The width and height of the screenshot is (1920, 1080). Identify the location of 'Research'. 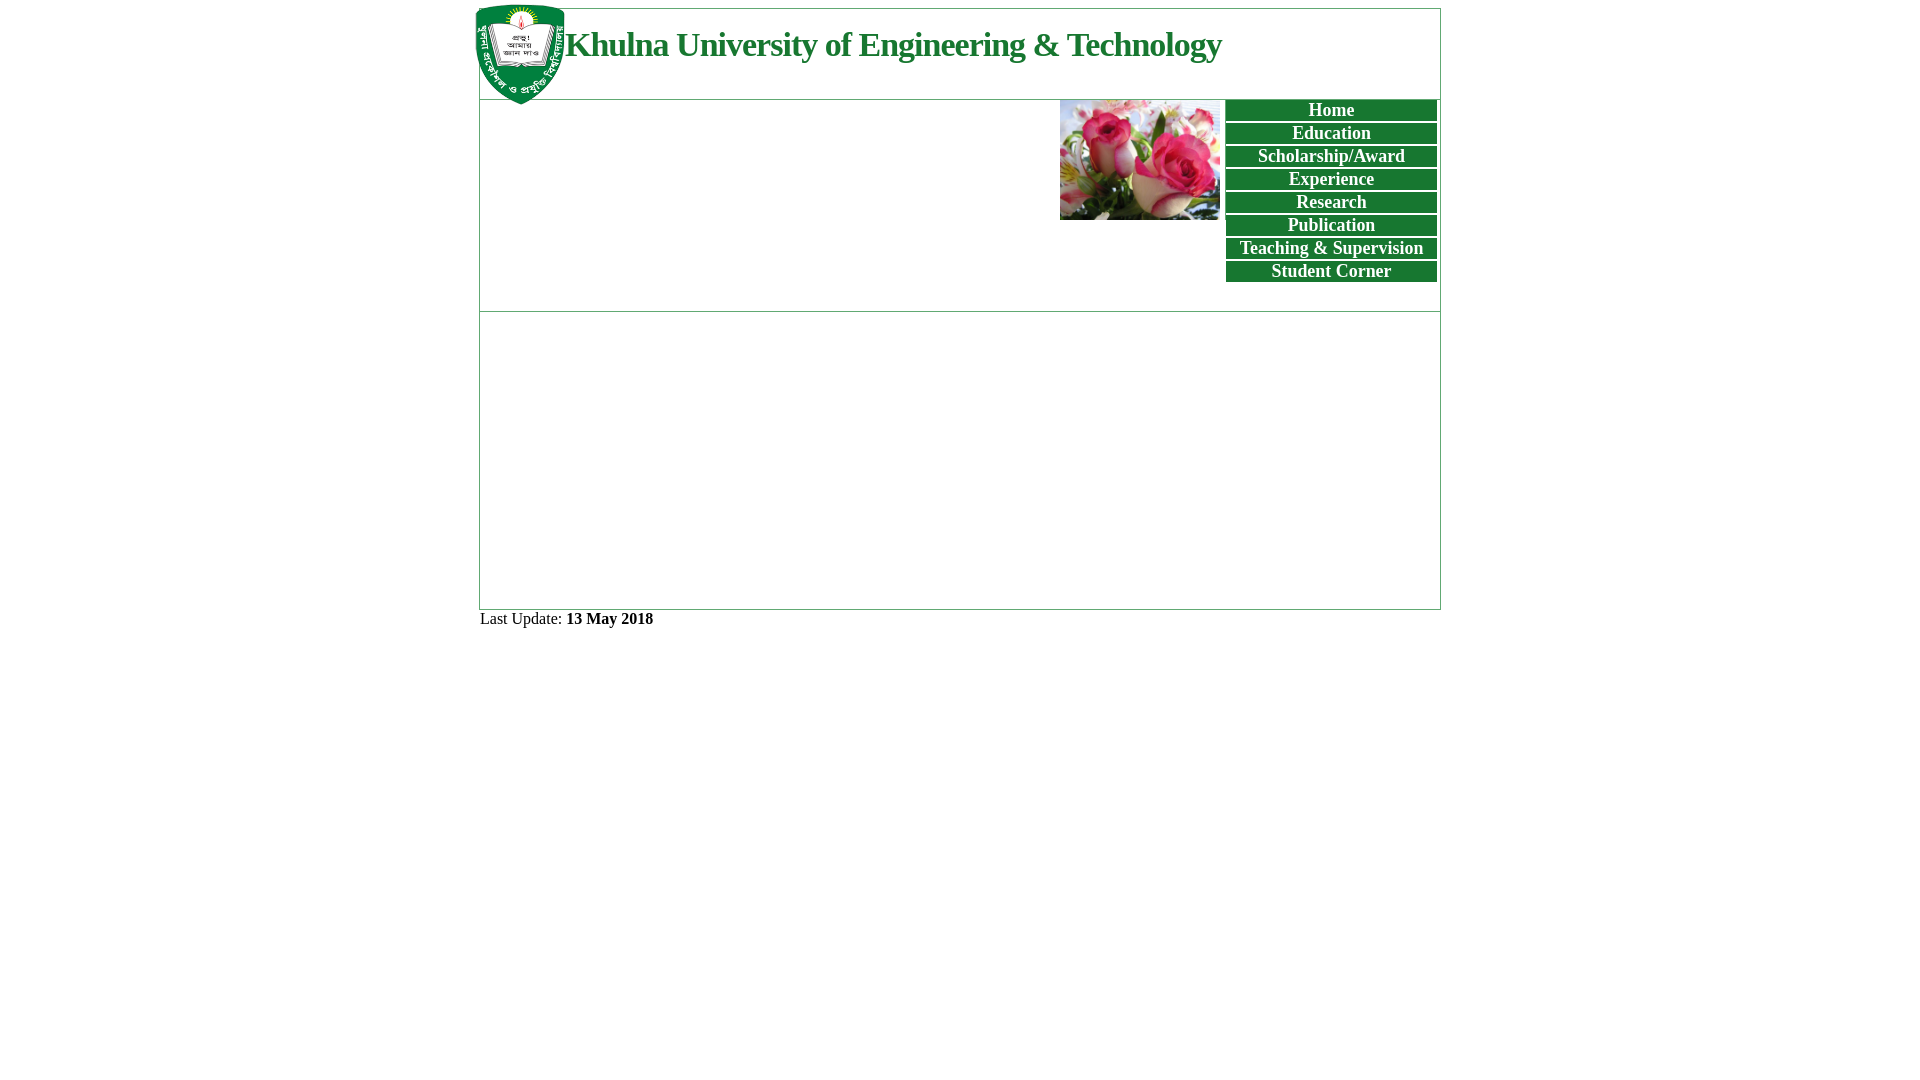
(1330, 201).